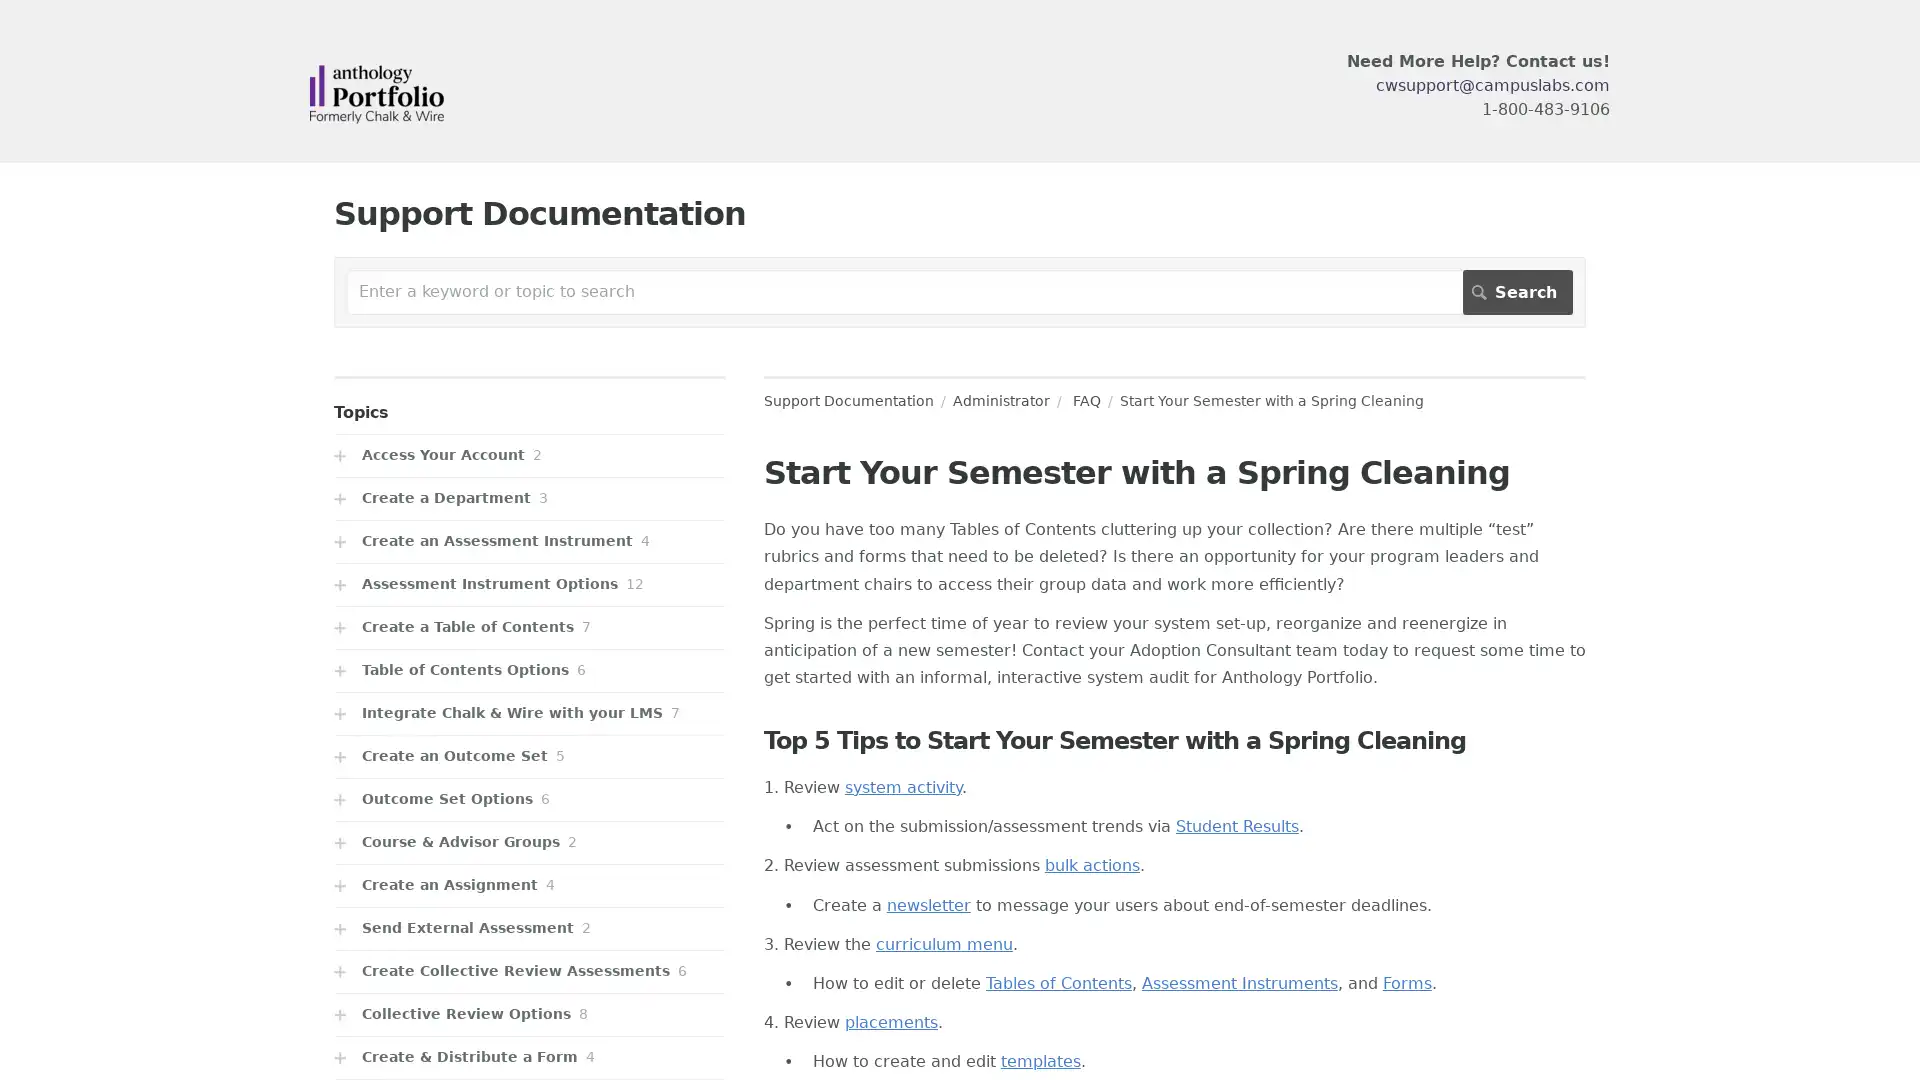  What do you see at coordinates (529, 584) in the screenshot?
I see `Assessment Instrument Options 12` at bounding box center [529, 584].